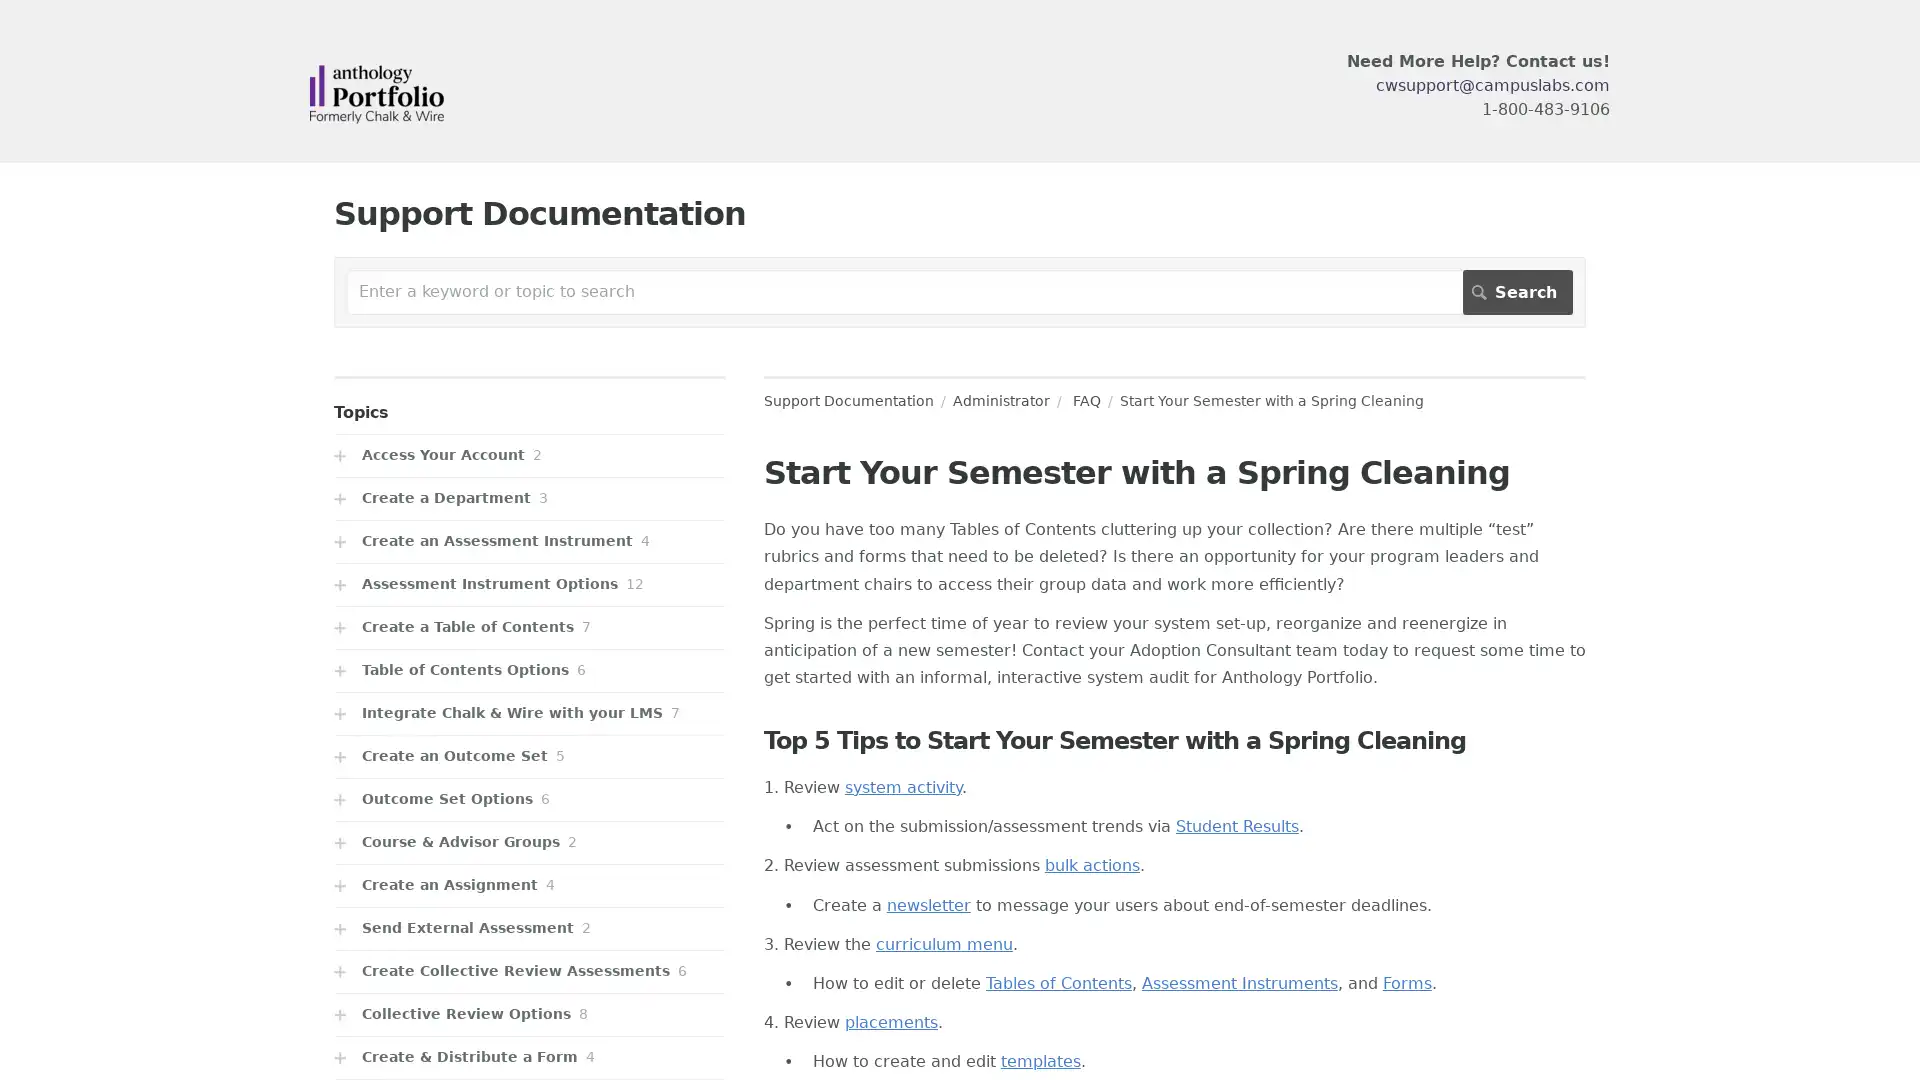  What do you see at coordinates (529, 584) in the screenshot?
I see `Assessment Instrument Options 12` at bounding box center [529, 584].